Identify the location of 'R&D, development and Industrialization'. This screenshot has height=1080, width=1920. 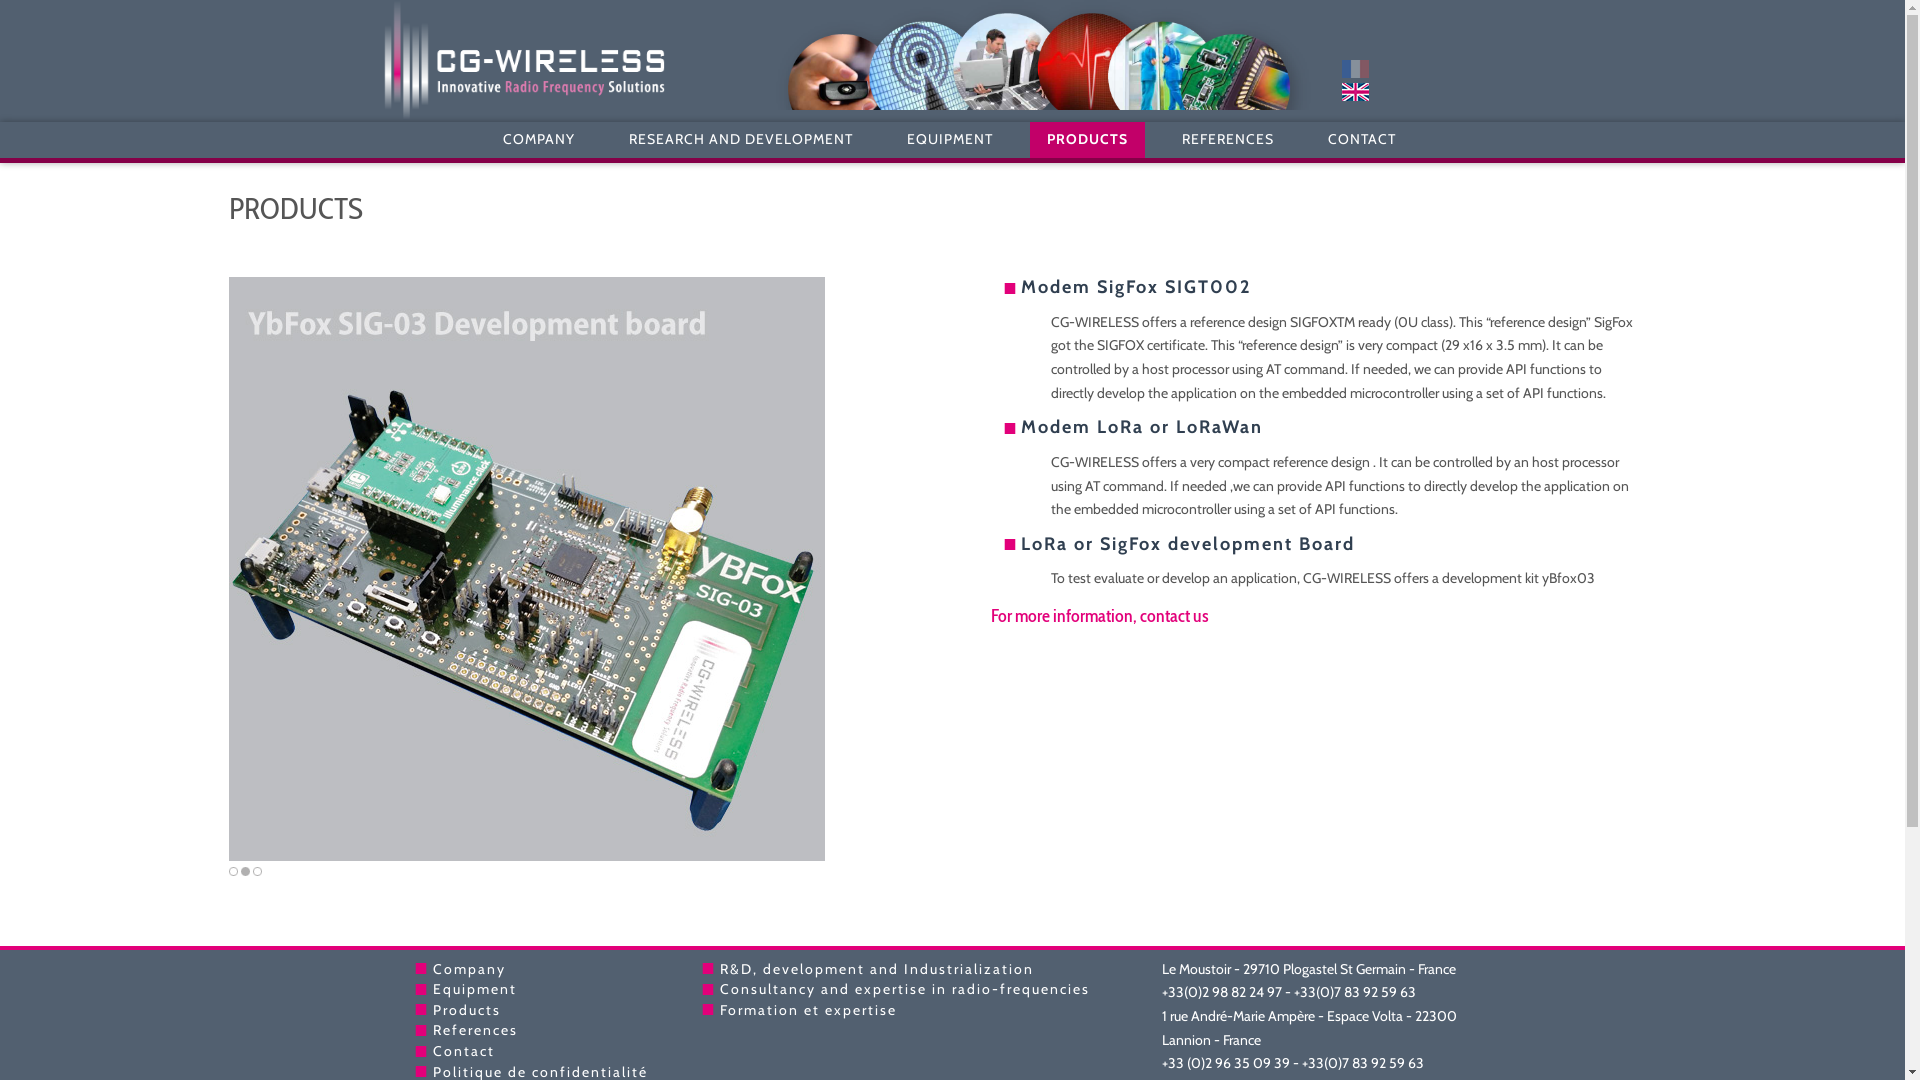
(720, 967).